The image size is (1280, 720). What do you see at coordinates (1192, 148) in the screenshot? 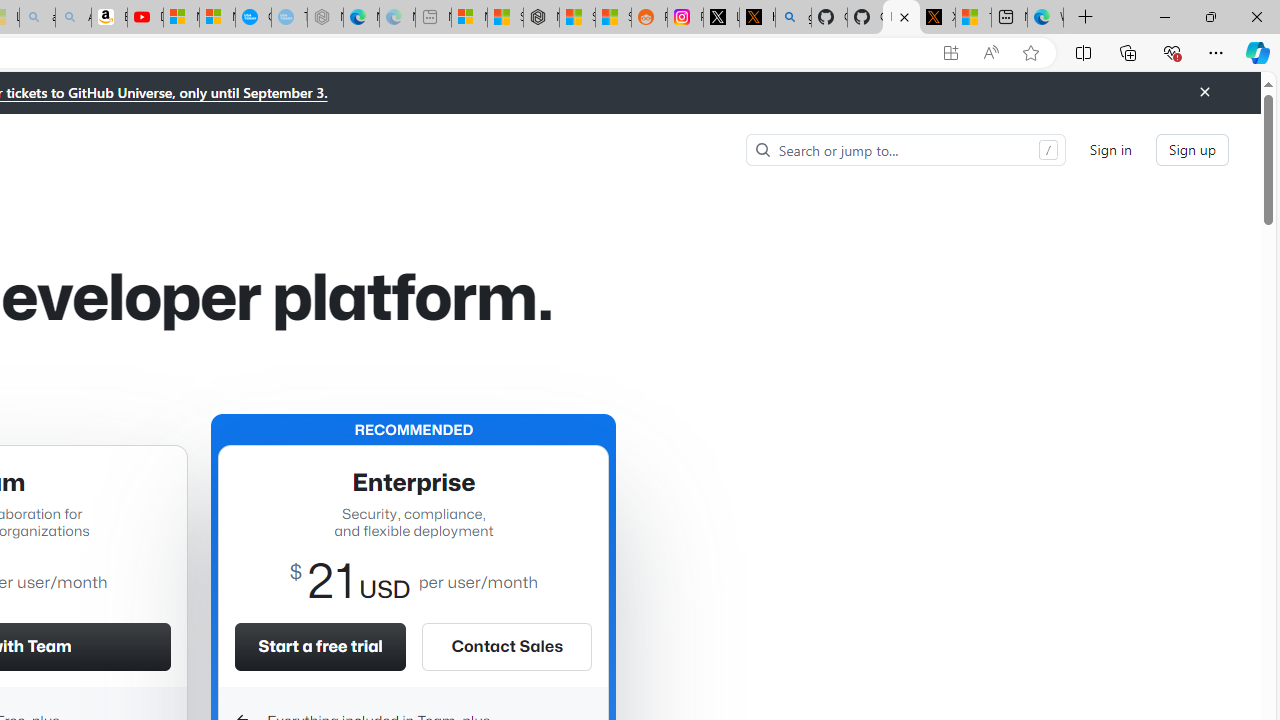
I see `'Sign up'` at bounding box center [1192, 148].